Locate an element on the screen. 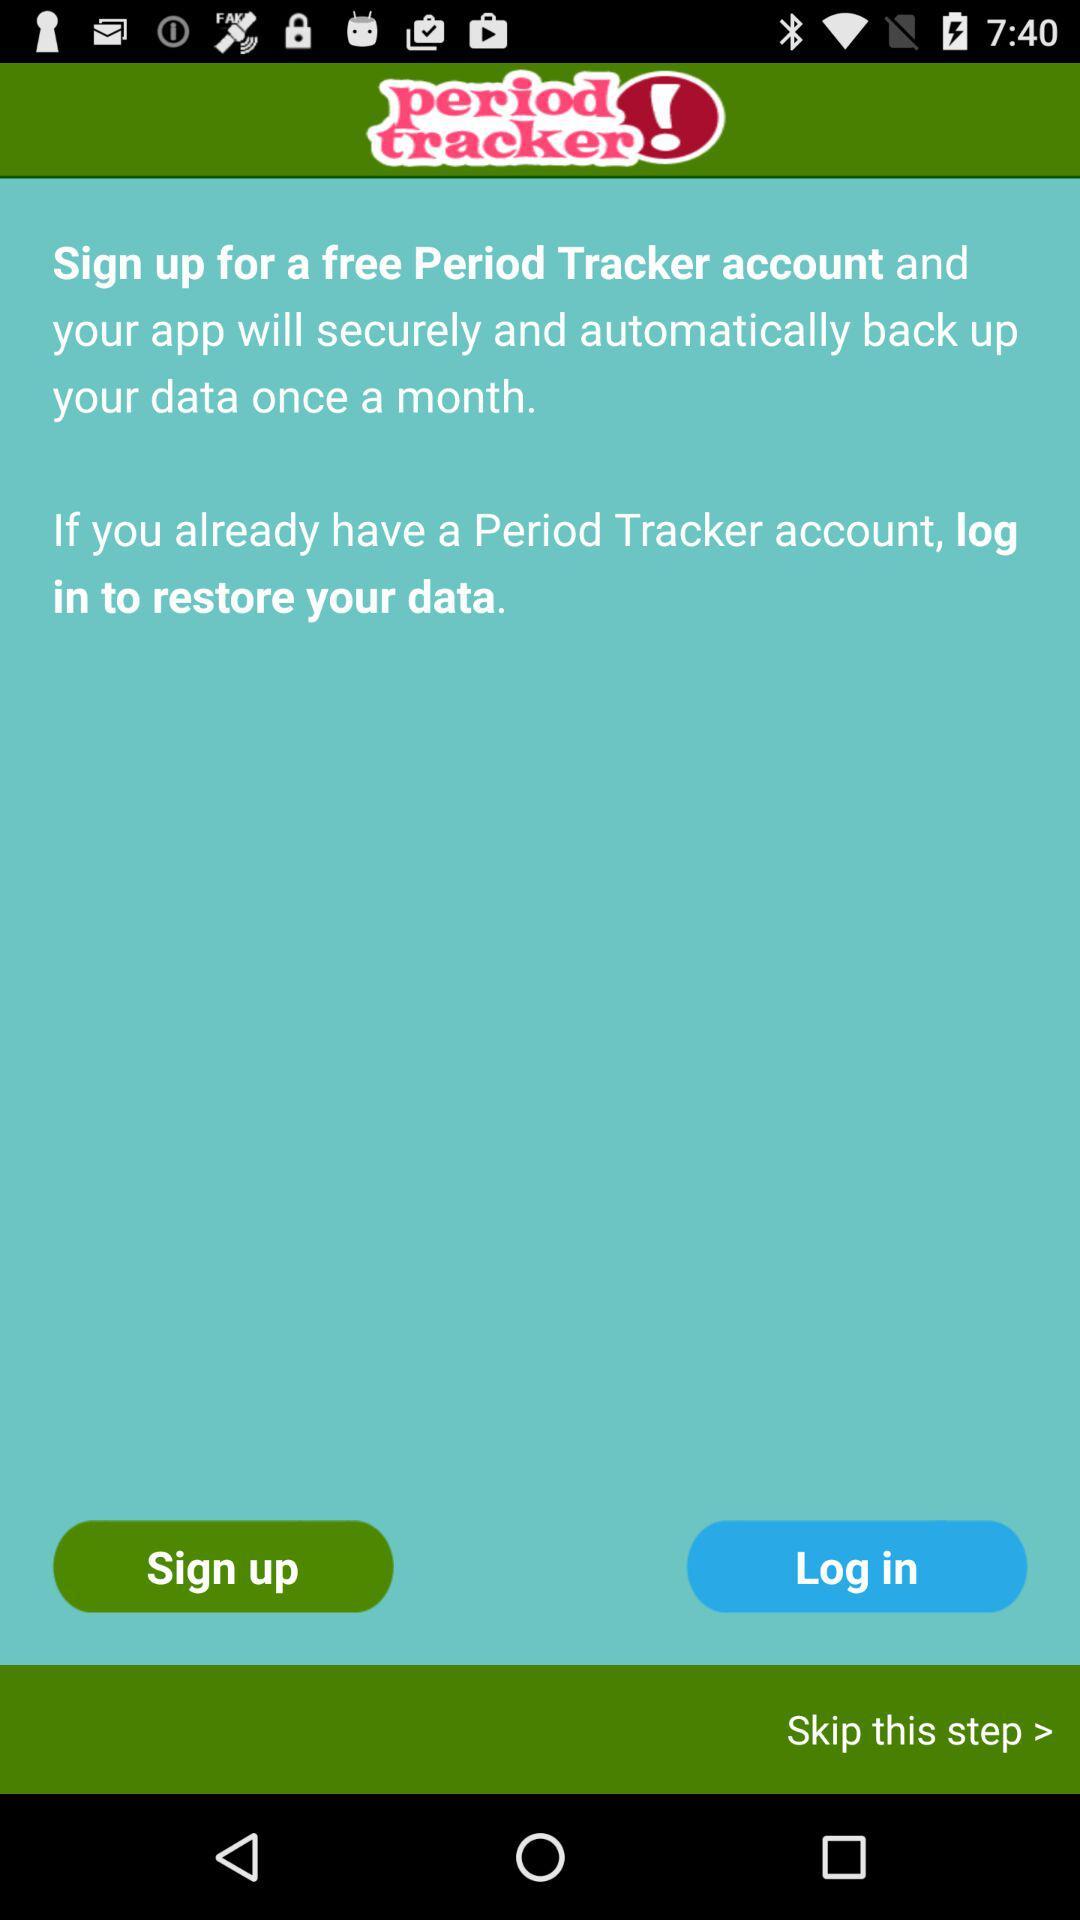 The image size is (1080, 1920). the app above the skip this step > app is located at coordinates (855, 1565).